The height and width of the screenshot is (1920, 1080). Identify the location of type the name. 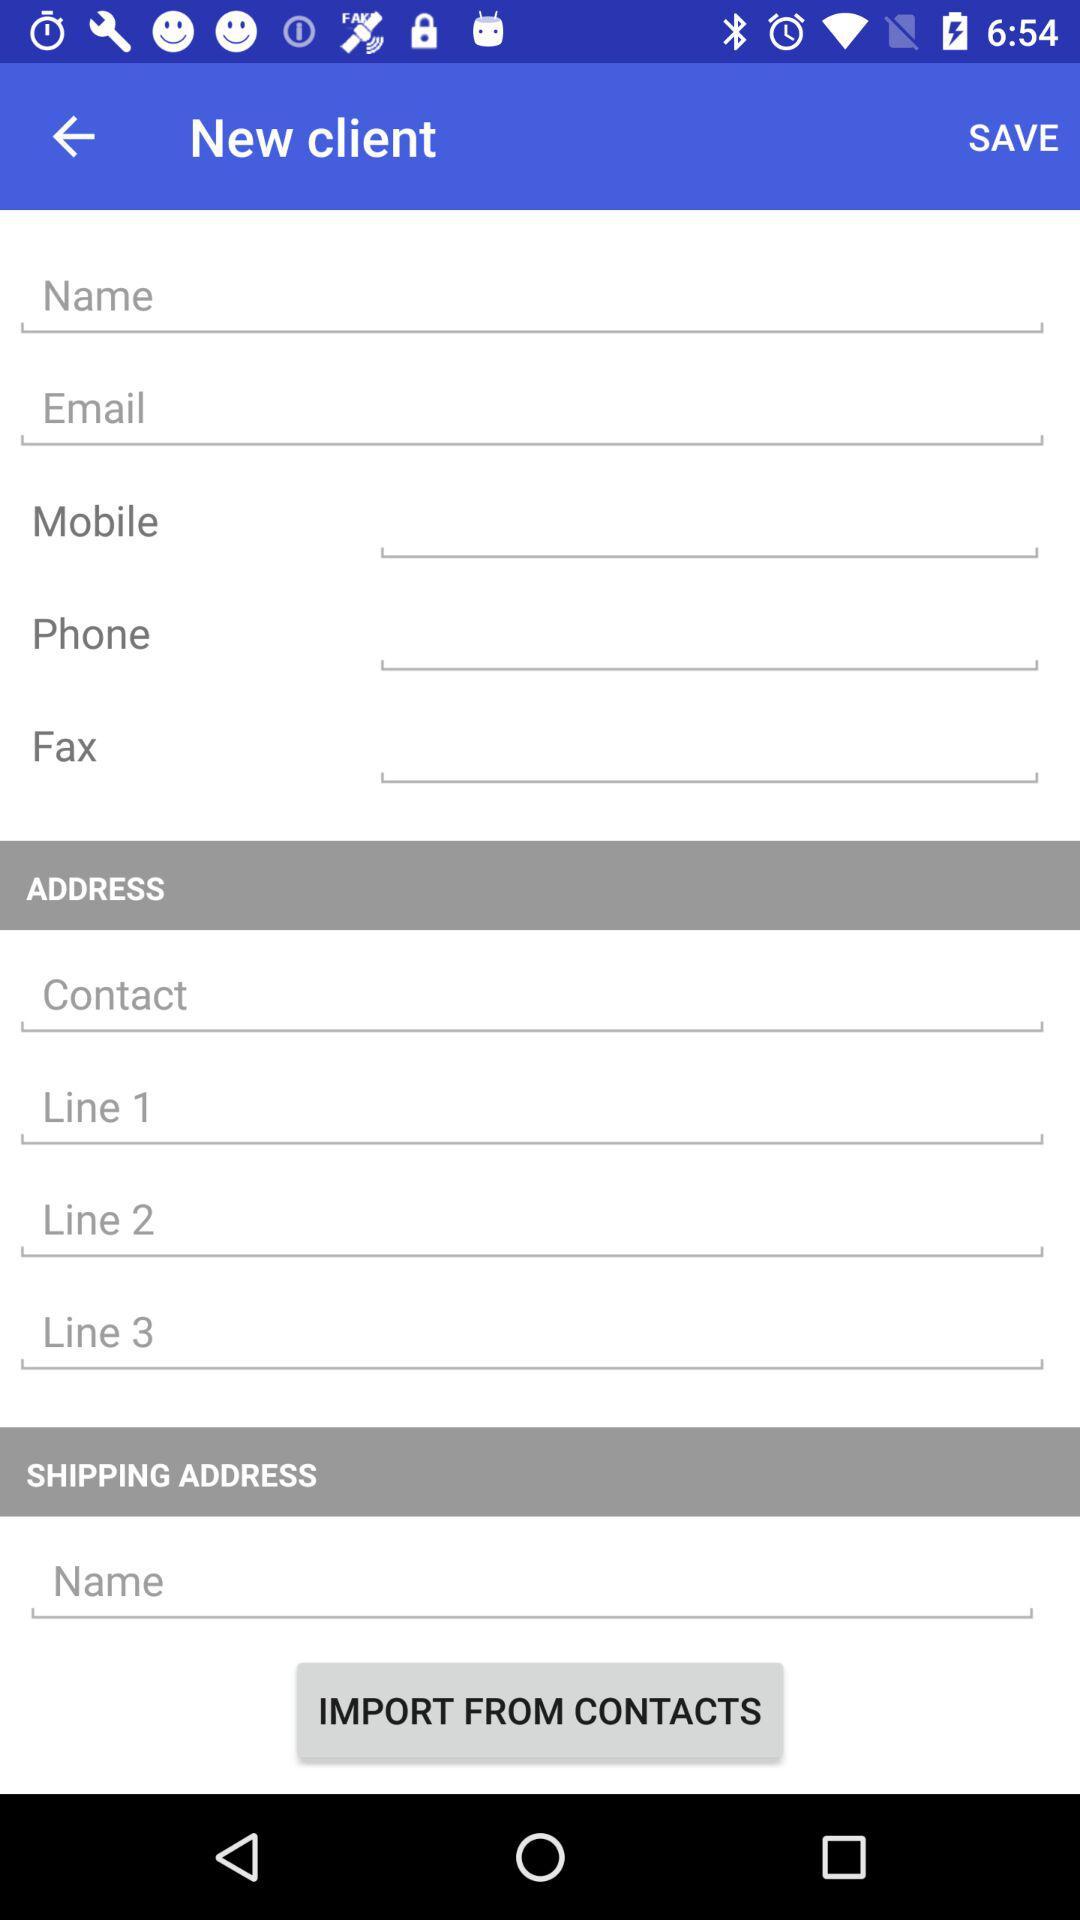
(531, 1579).